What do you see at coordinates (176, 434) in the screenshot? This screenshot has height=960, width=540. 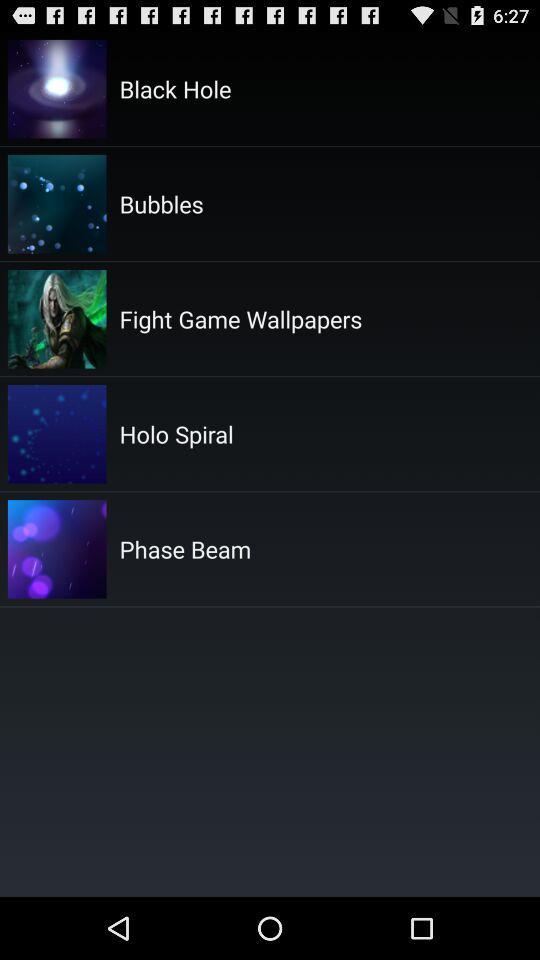 I see `item below the fight game wallpapers icon` at bounding box center [176, 434].